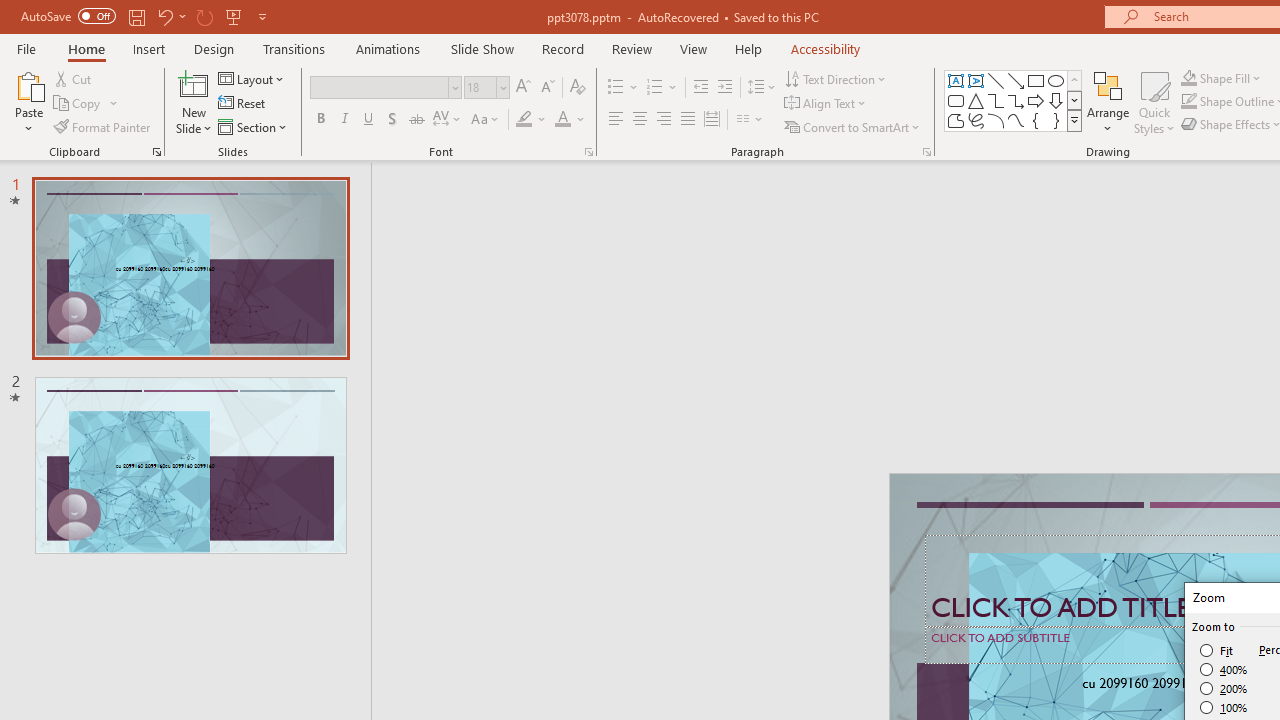  I want to click on 'Layout', so click(251, 78).